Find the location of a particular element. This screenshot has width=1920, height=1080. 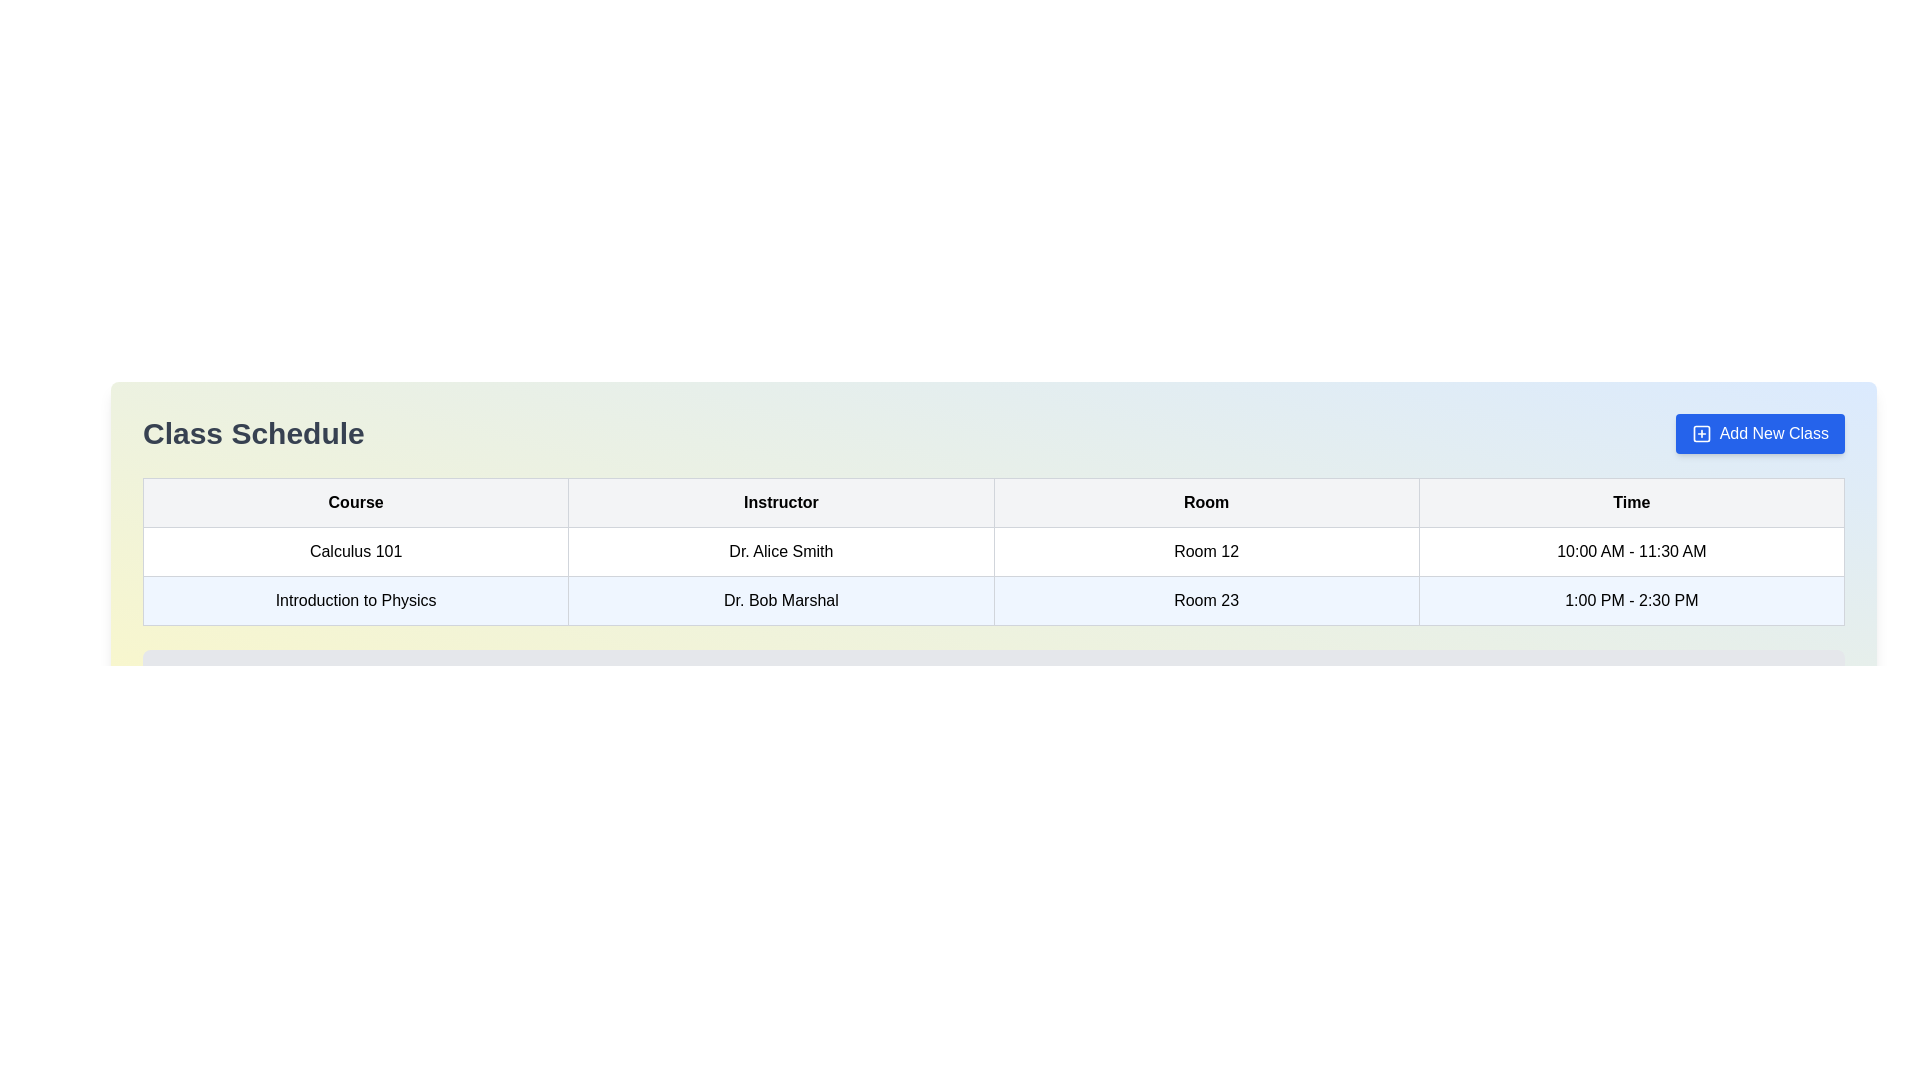

the table cell that identifies the course name associated with the instructor 'Dr. Bob Marshal', located in the first column of the second row is located at coordinates (356, 600).